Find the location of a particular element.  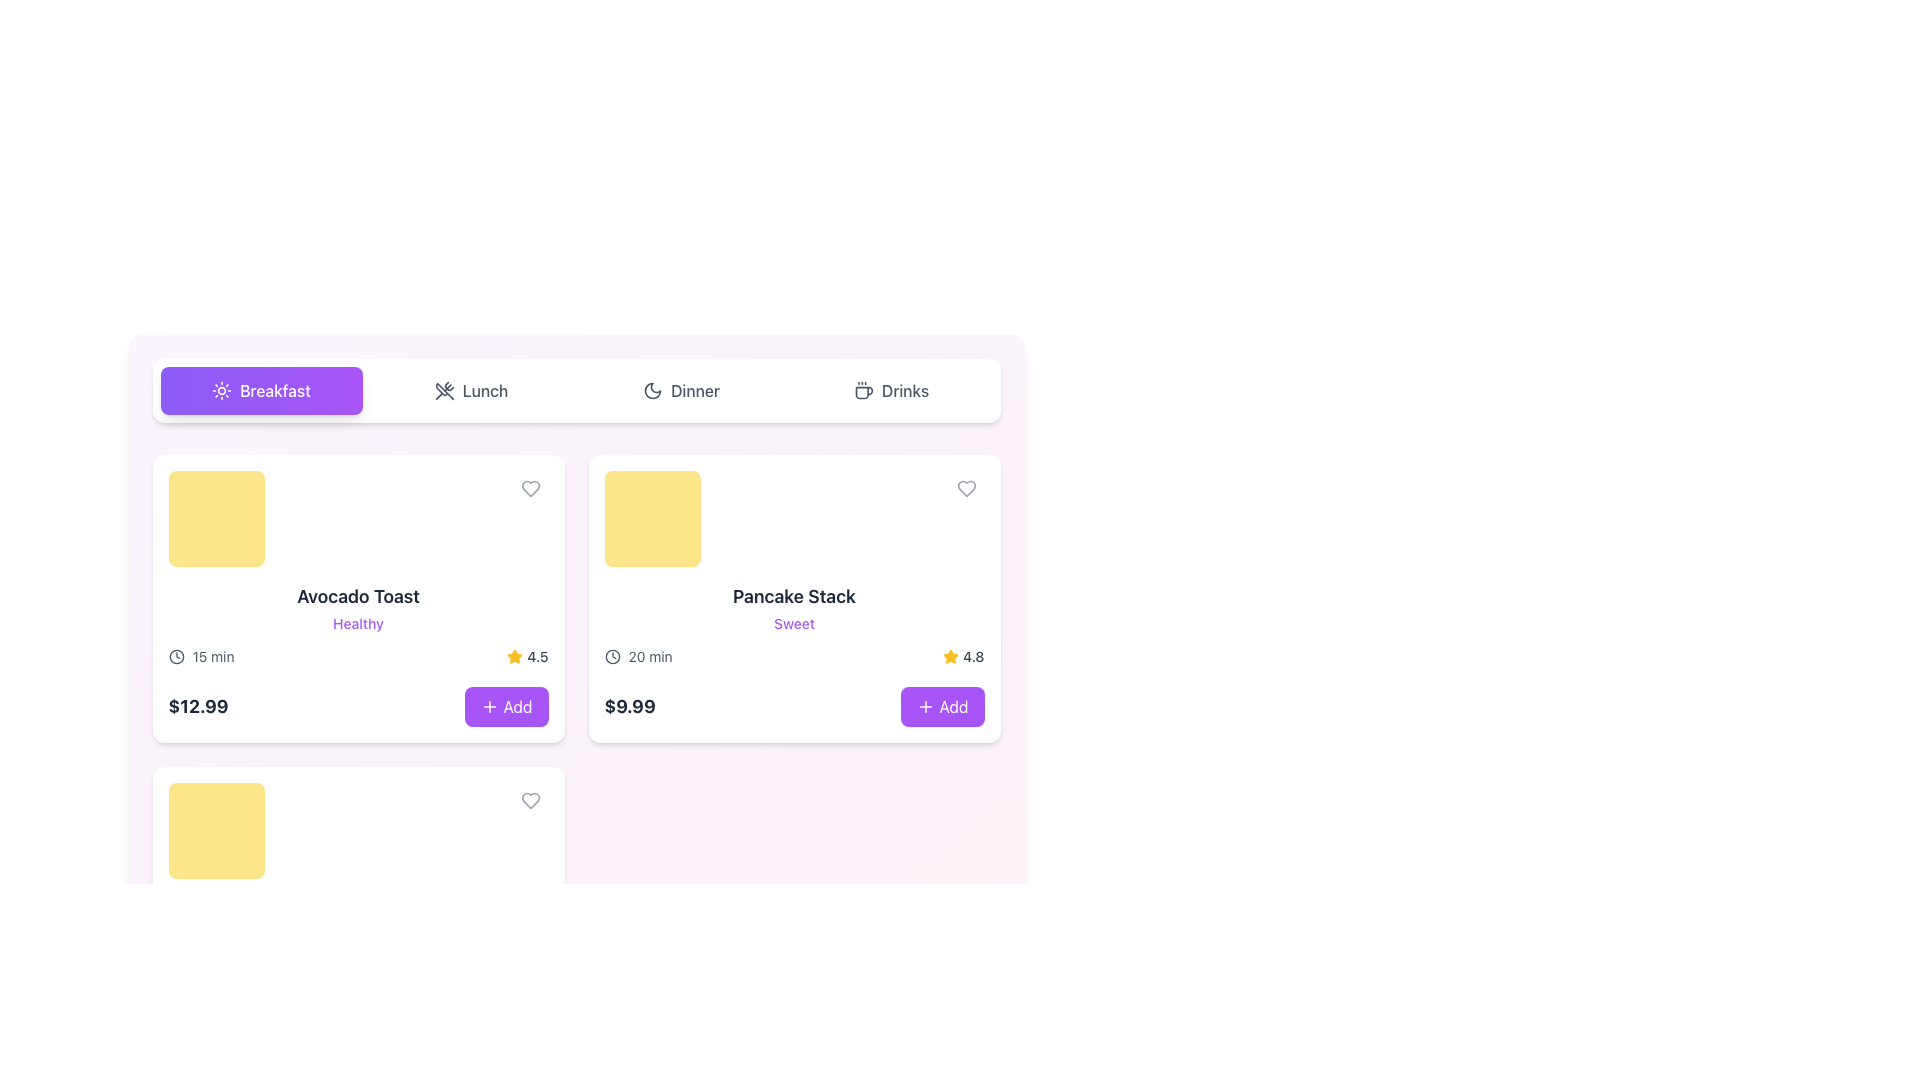

the 'Add' text label within the button that has a vibrant purple background, located at the bottom-right corner of the 'Pancake Stack' card is located at coordinates (953, 705).